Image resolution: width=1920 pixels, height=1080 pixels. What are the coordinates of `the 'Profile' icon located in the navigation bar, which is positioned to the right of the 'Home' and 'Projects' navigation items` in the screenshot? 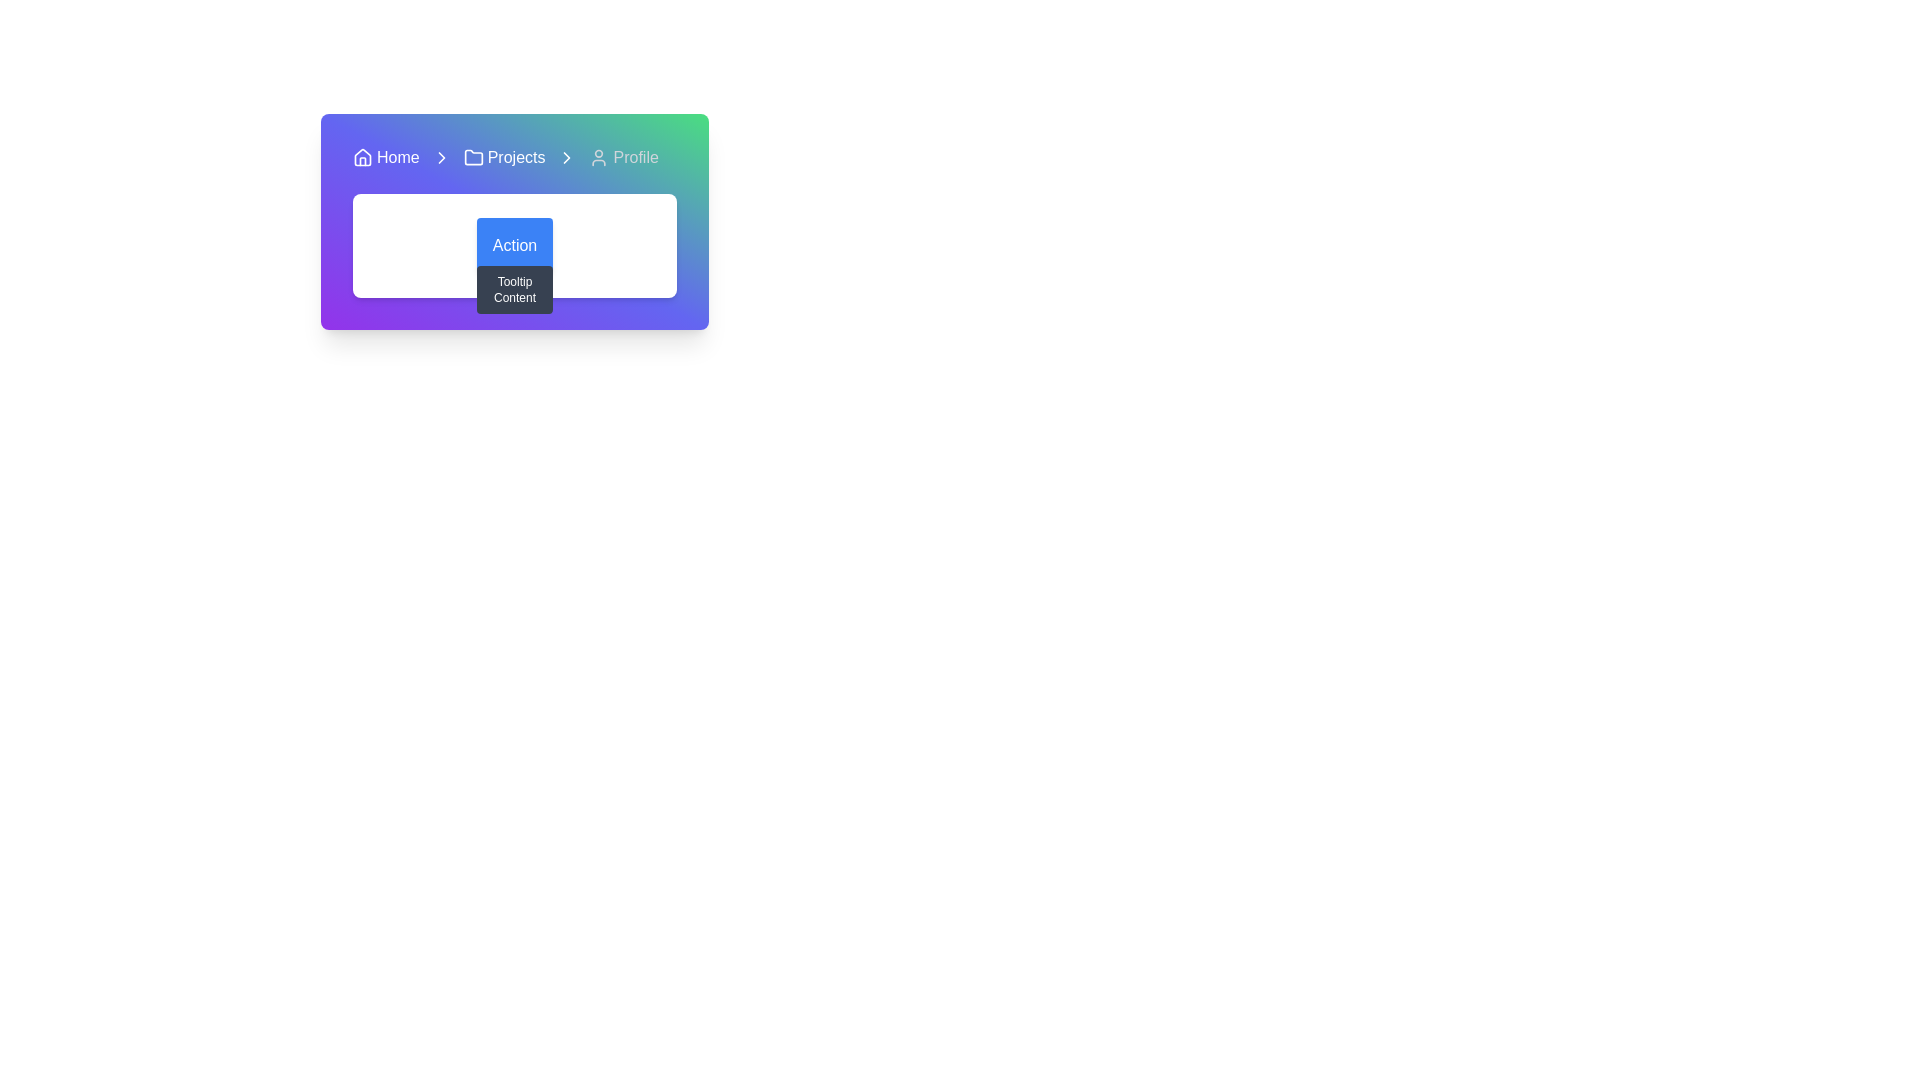 It's located at (598, 157).